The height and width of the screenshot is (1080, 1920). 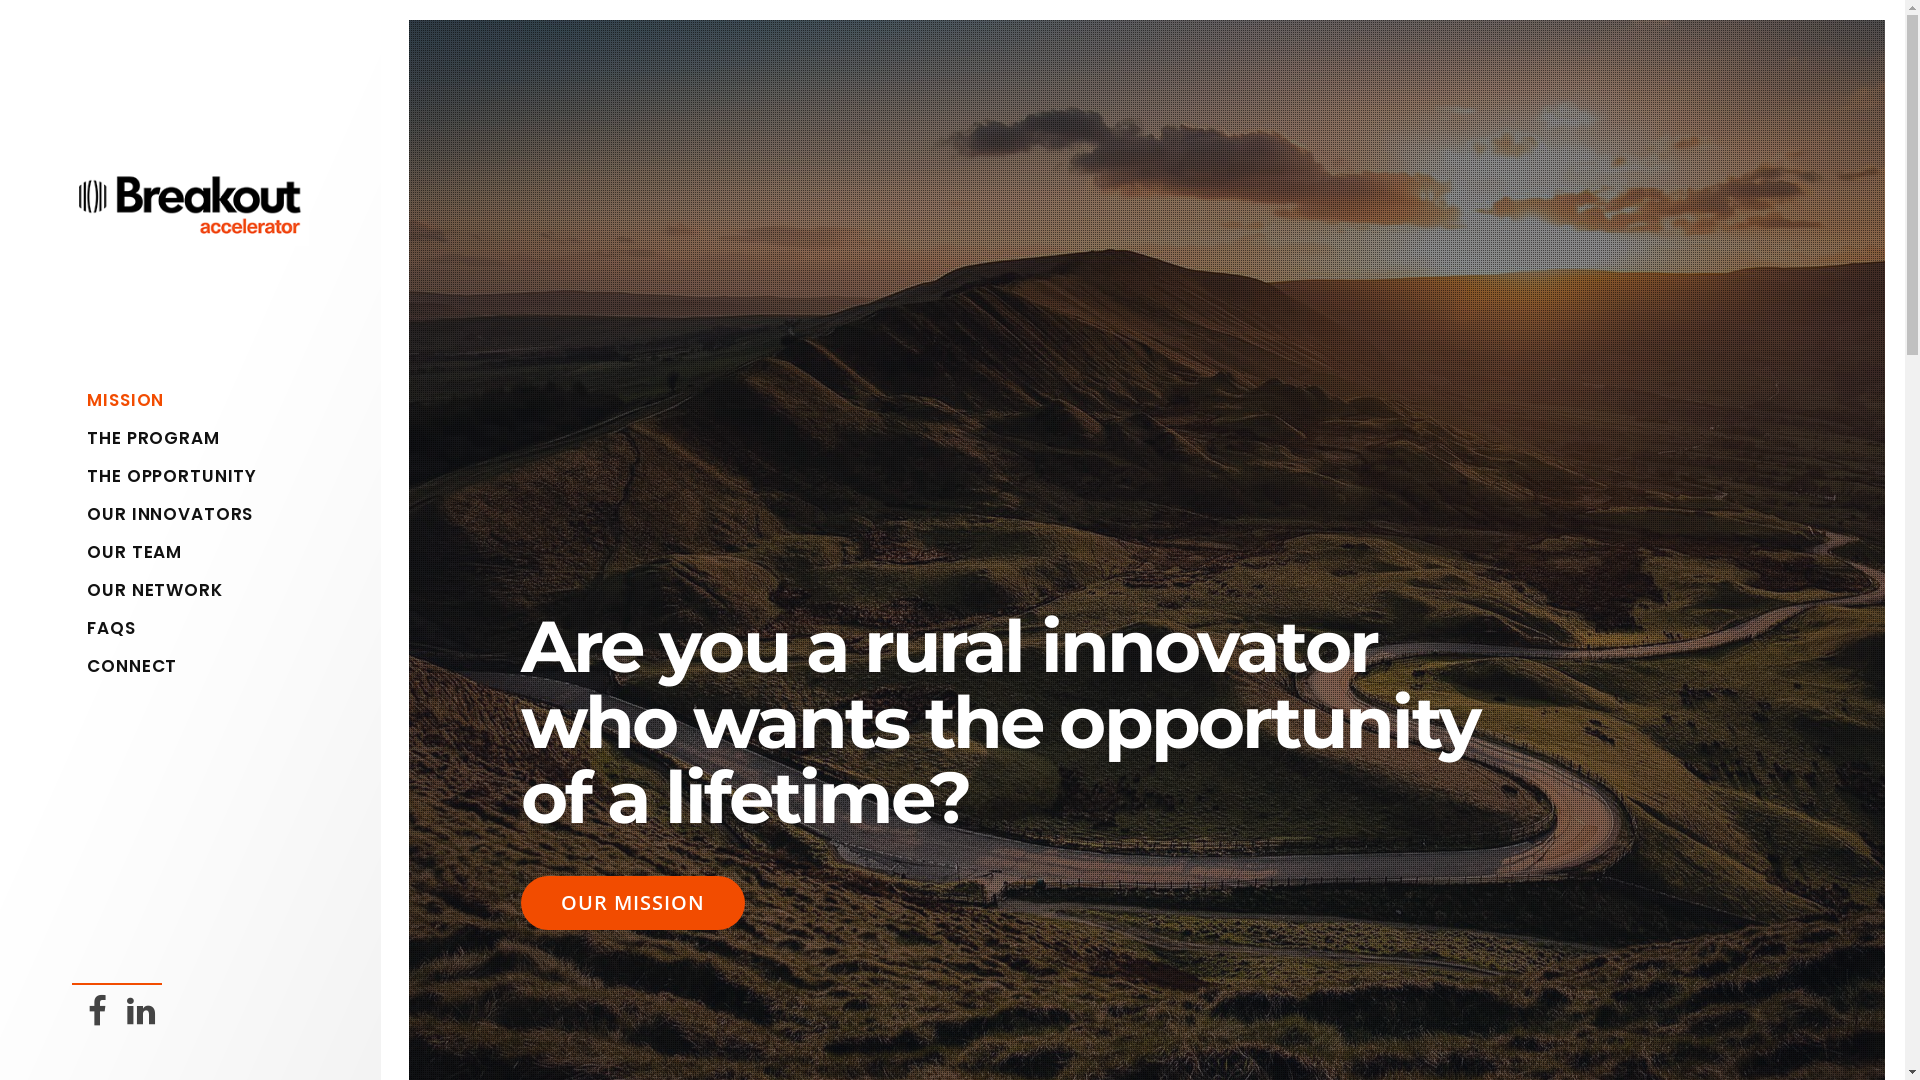 I want to click on 'THE PROGRAM', so click(x=85, y=437).